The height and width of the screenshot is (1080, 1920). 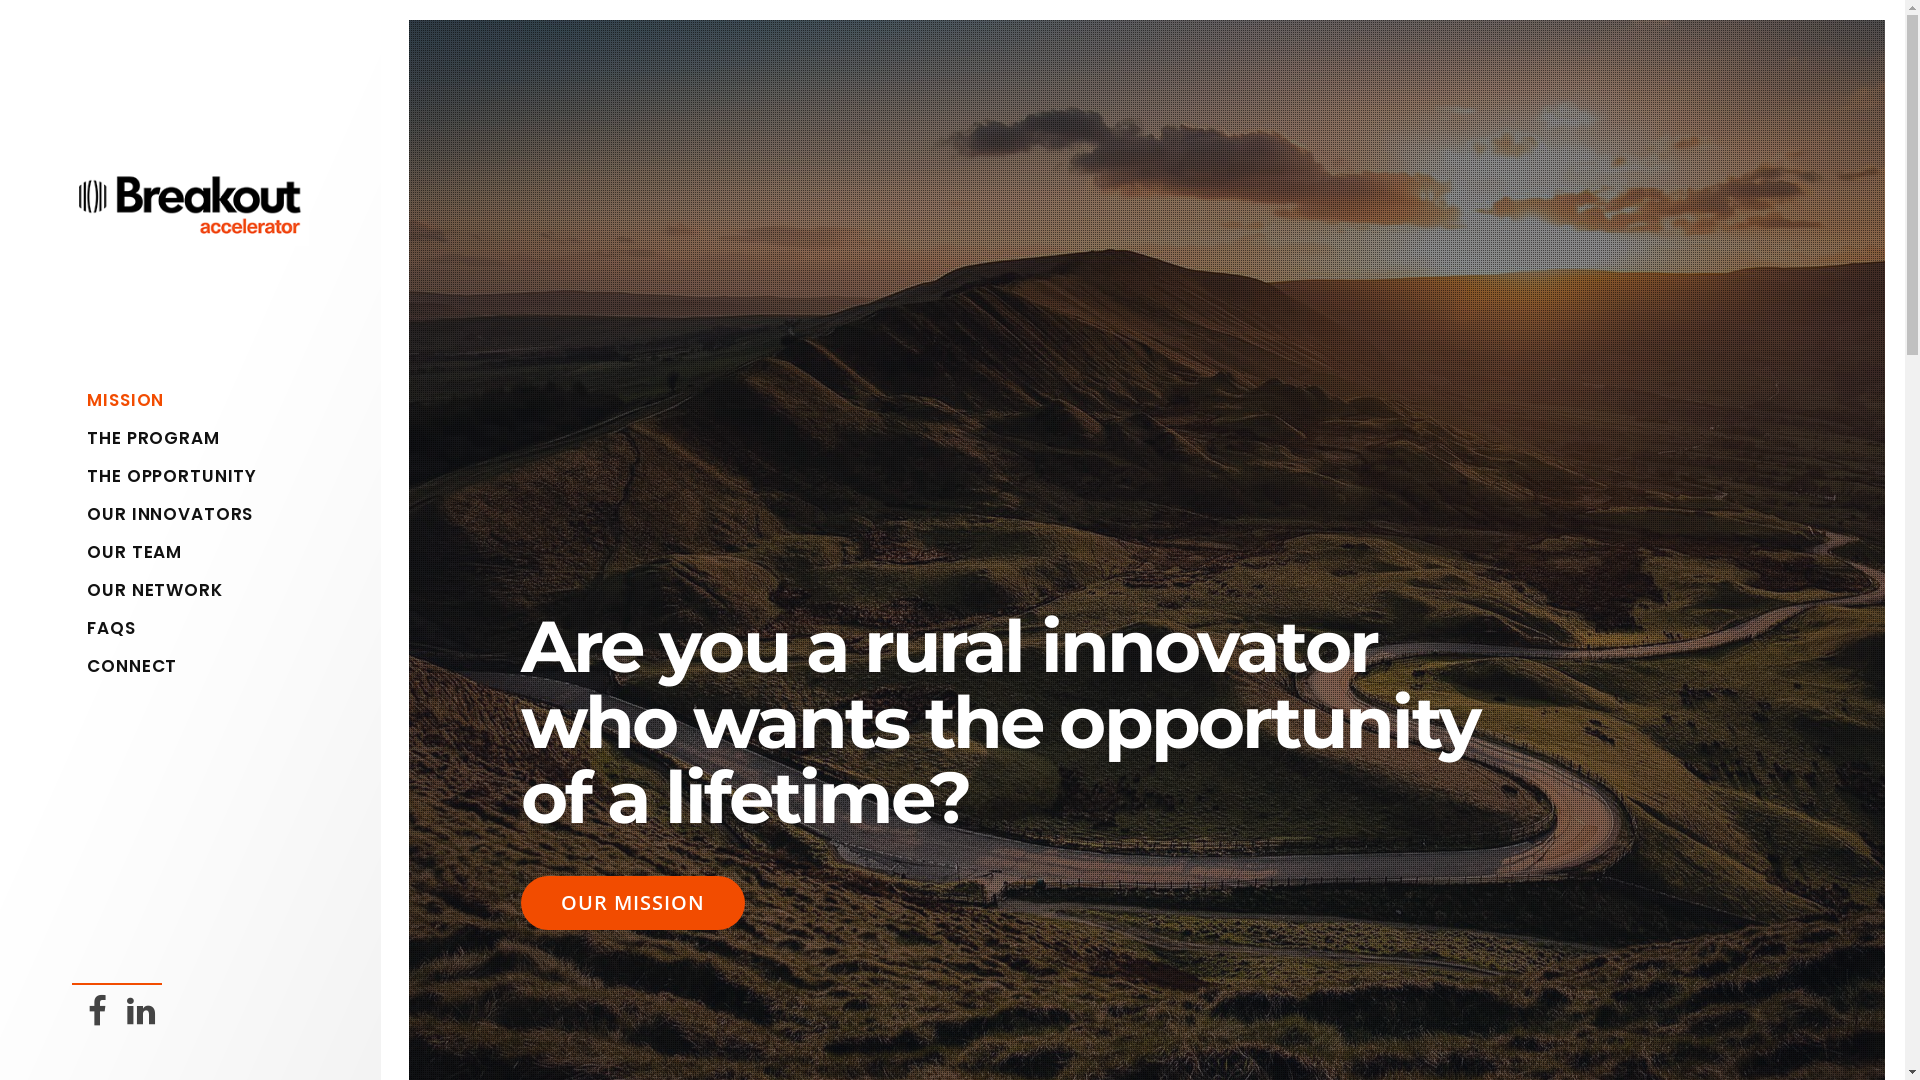 I want to click on 'THE PROGRAM', so click(x=85, y=437).